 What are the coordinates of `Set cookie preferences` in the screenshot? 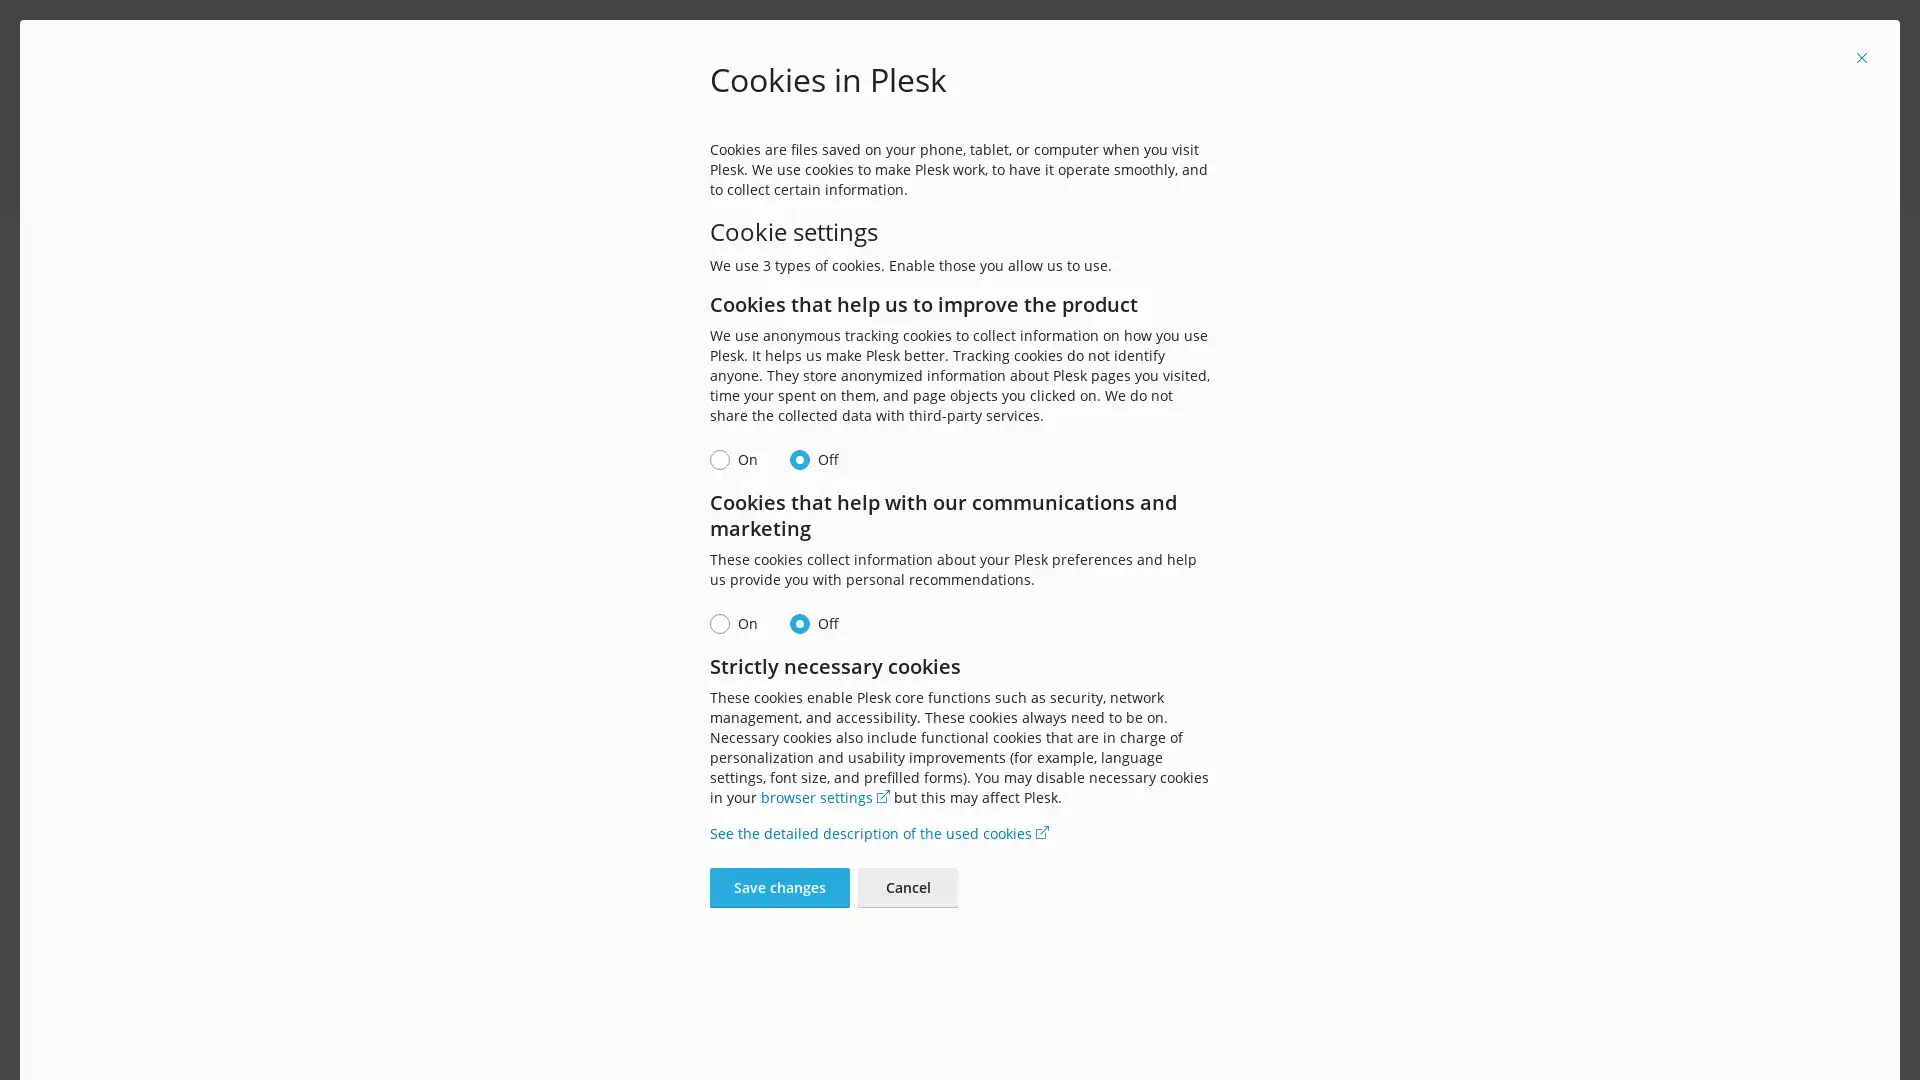 It's located at (1099, 171).